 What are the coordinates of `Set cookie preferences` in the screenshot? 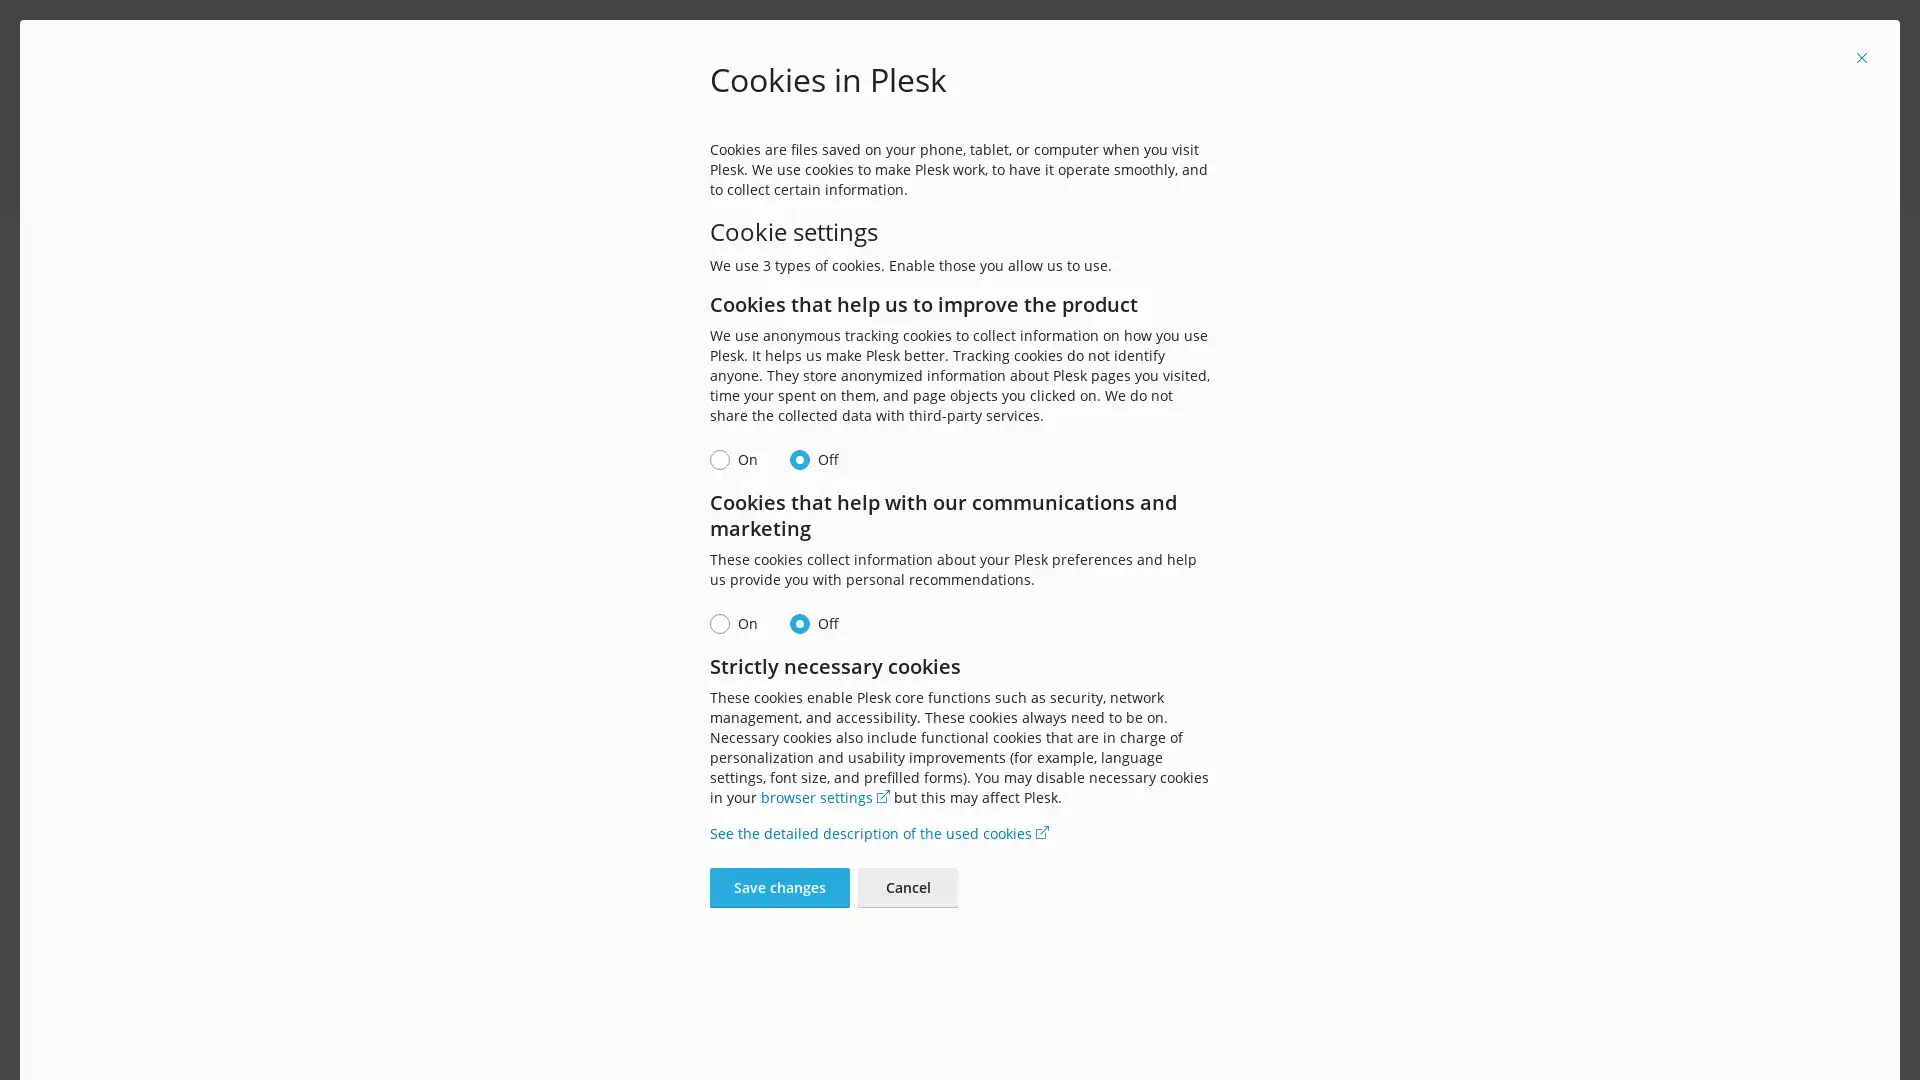 It's located at (1099, 171).